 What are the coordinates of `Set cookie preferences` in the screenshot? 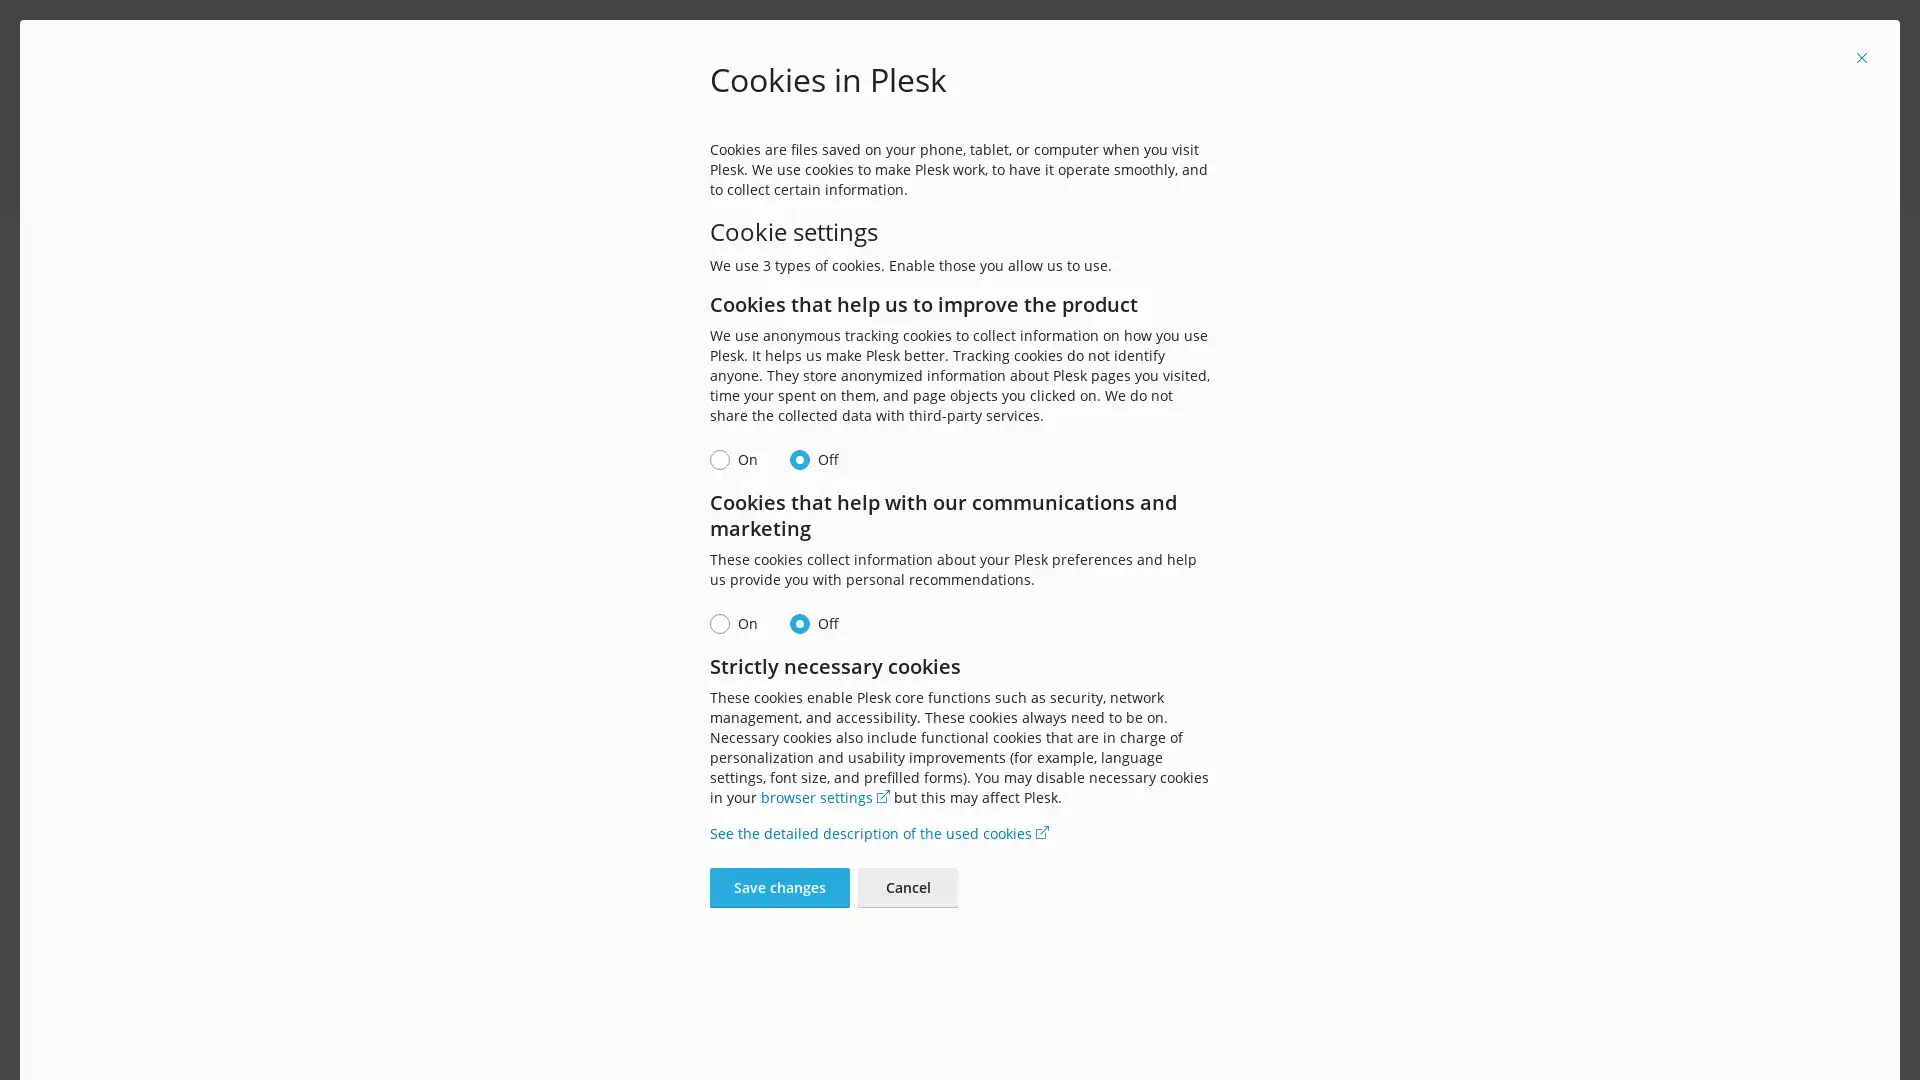 It's located at (1099, 171).